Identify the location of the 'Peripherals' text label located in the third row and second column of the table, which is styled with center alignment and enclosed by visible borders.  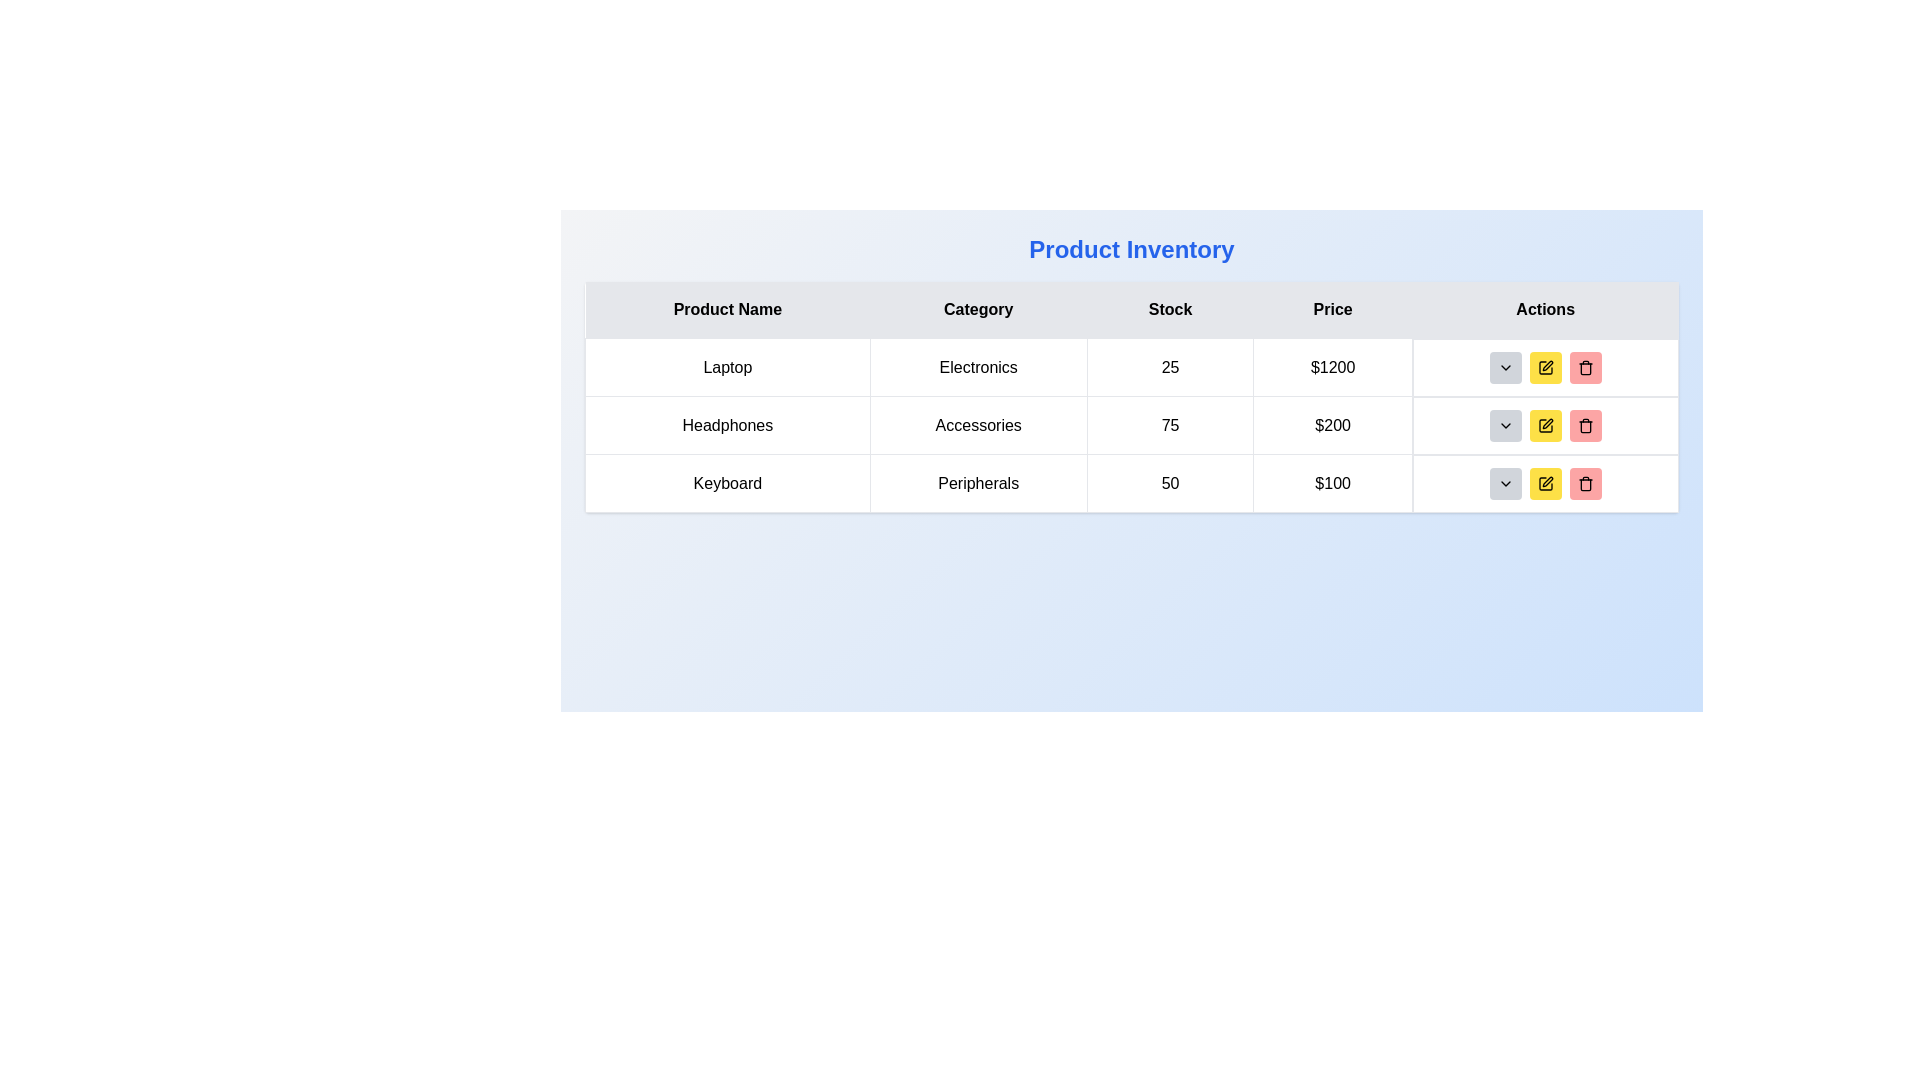
(978, 483).